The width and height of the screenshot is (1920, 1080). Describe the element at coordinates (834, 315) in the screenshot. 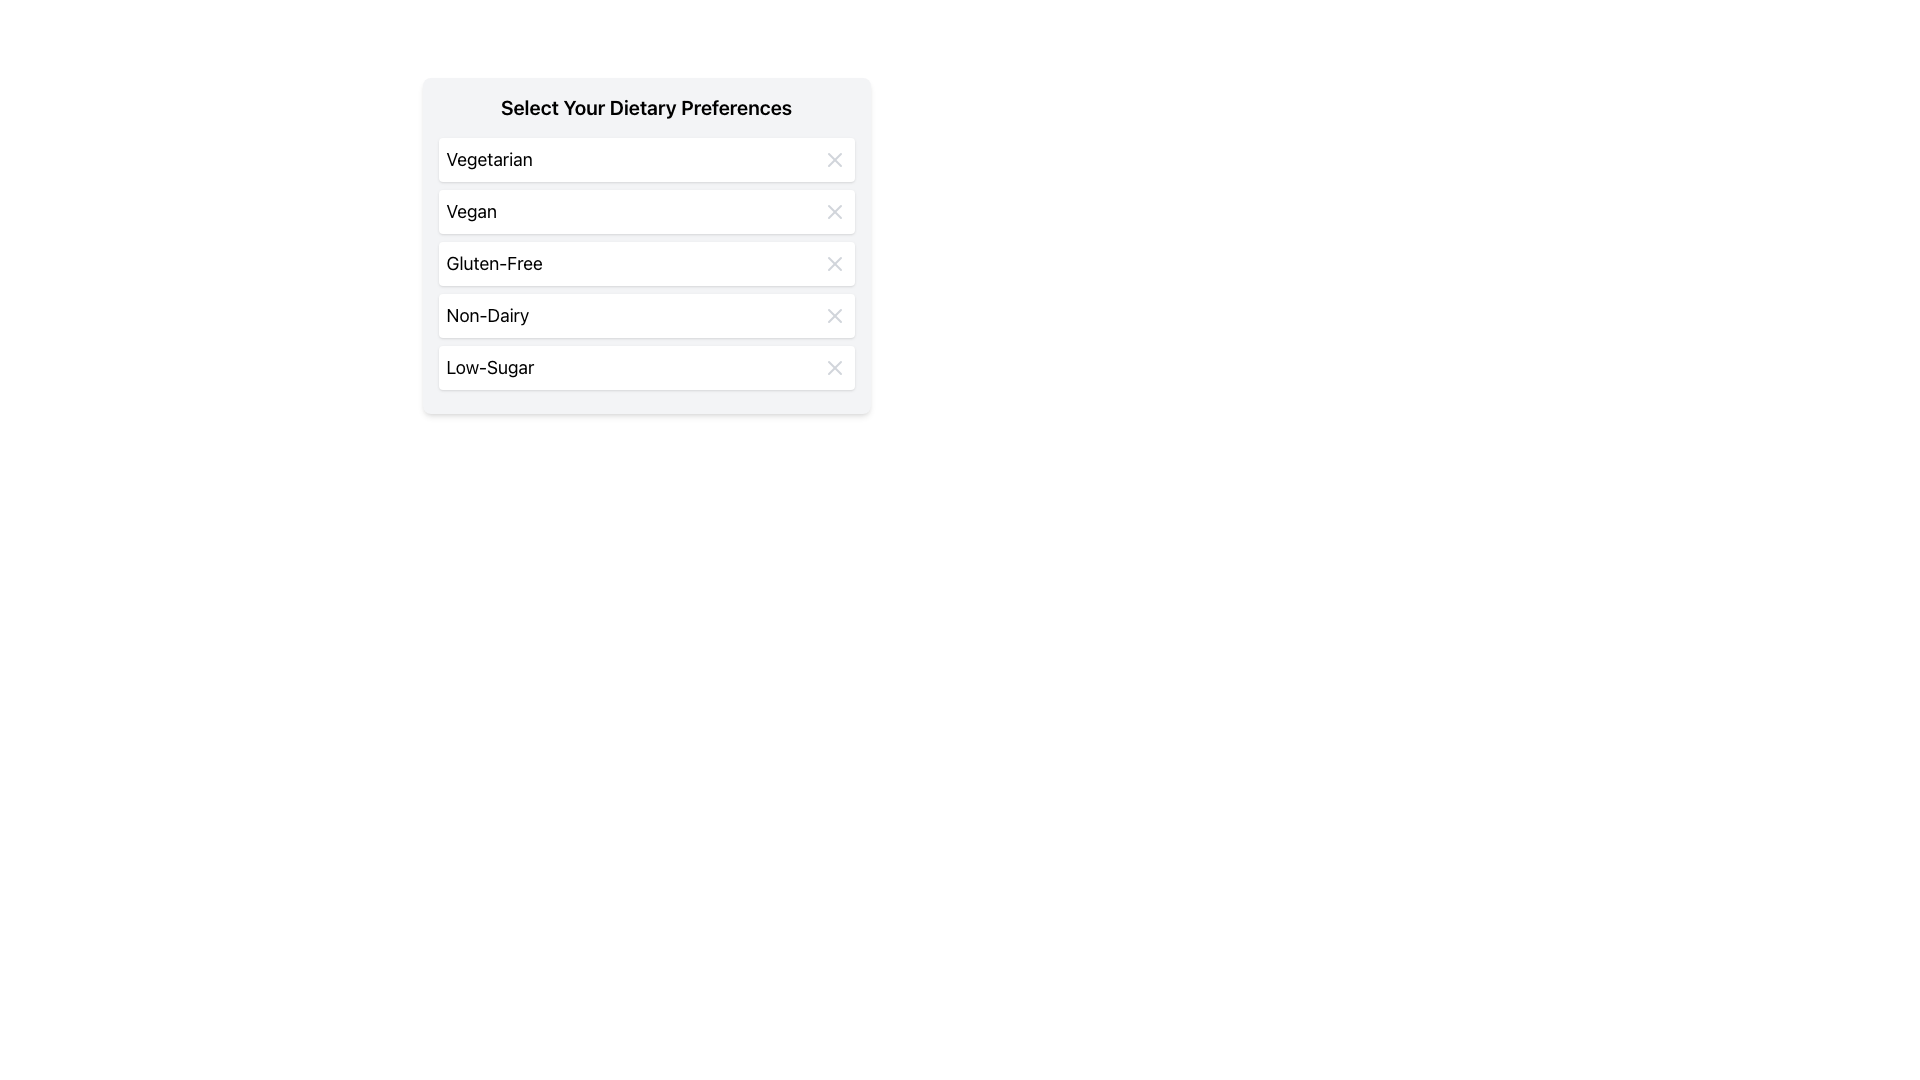

I see `the Close icon on the far right of the 'Non-Dairy' row` at that location.